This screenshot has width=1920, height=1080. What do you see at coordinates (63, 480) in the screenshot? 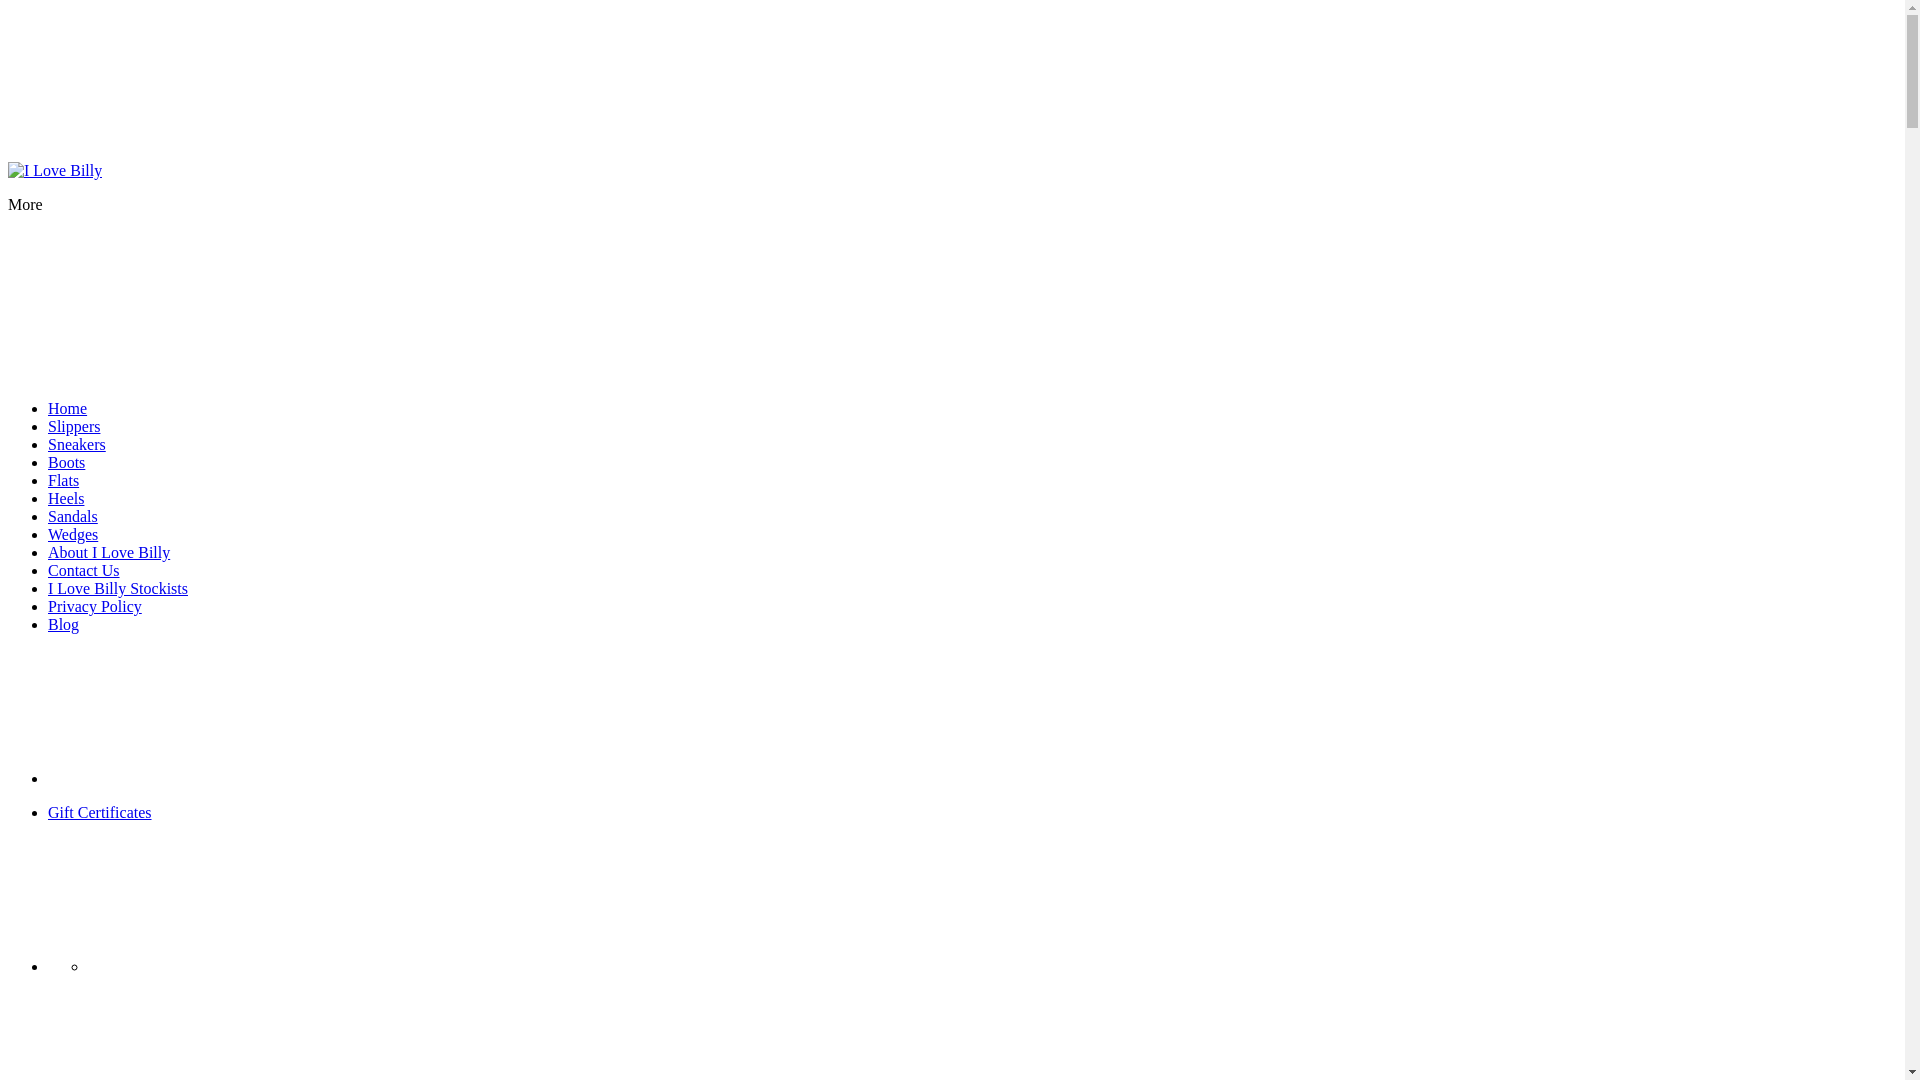
I see `'Flats'` at bounding box center [63, 480].